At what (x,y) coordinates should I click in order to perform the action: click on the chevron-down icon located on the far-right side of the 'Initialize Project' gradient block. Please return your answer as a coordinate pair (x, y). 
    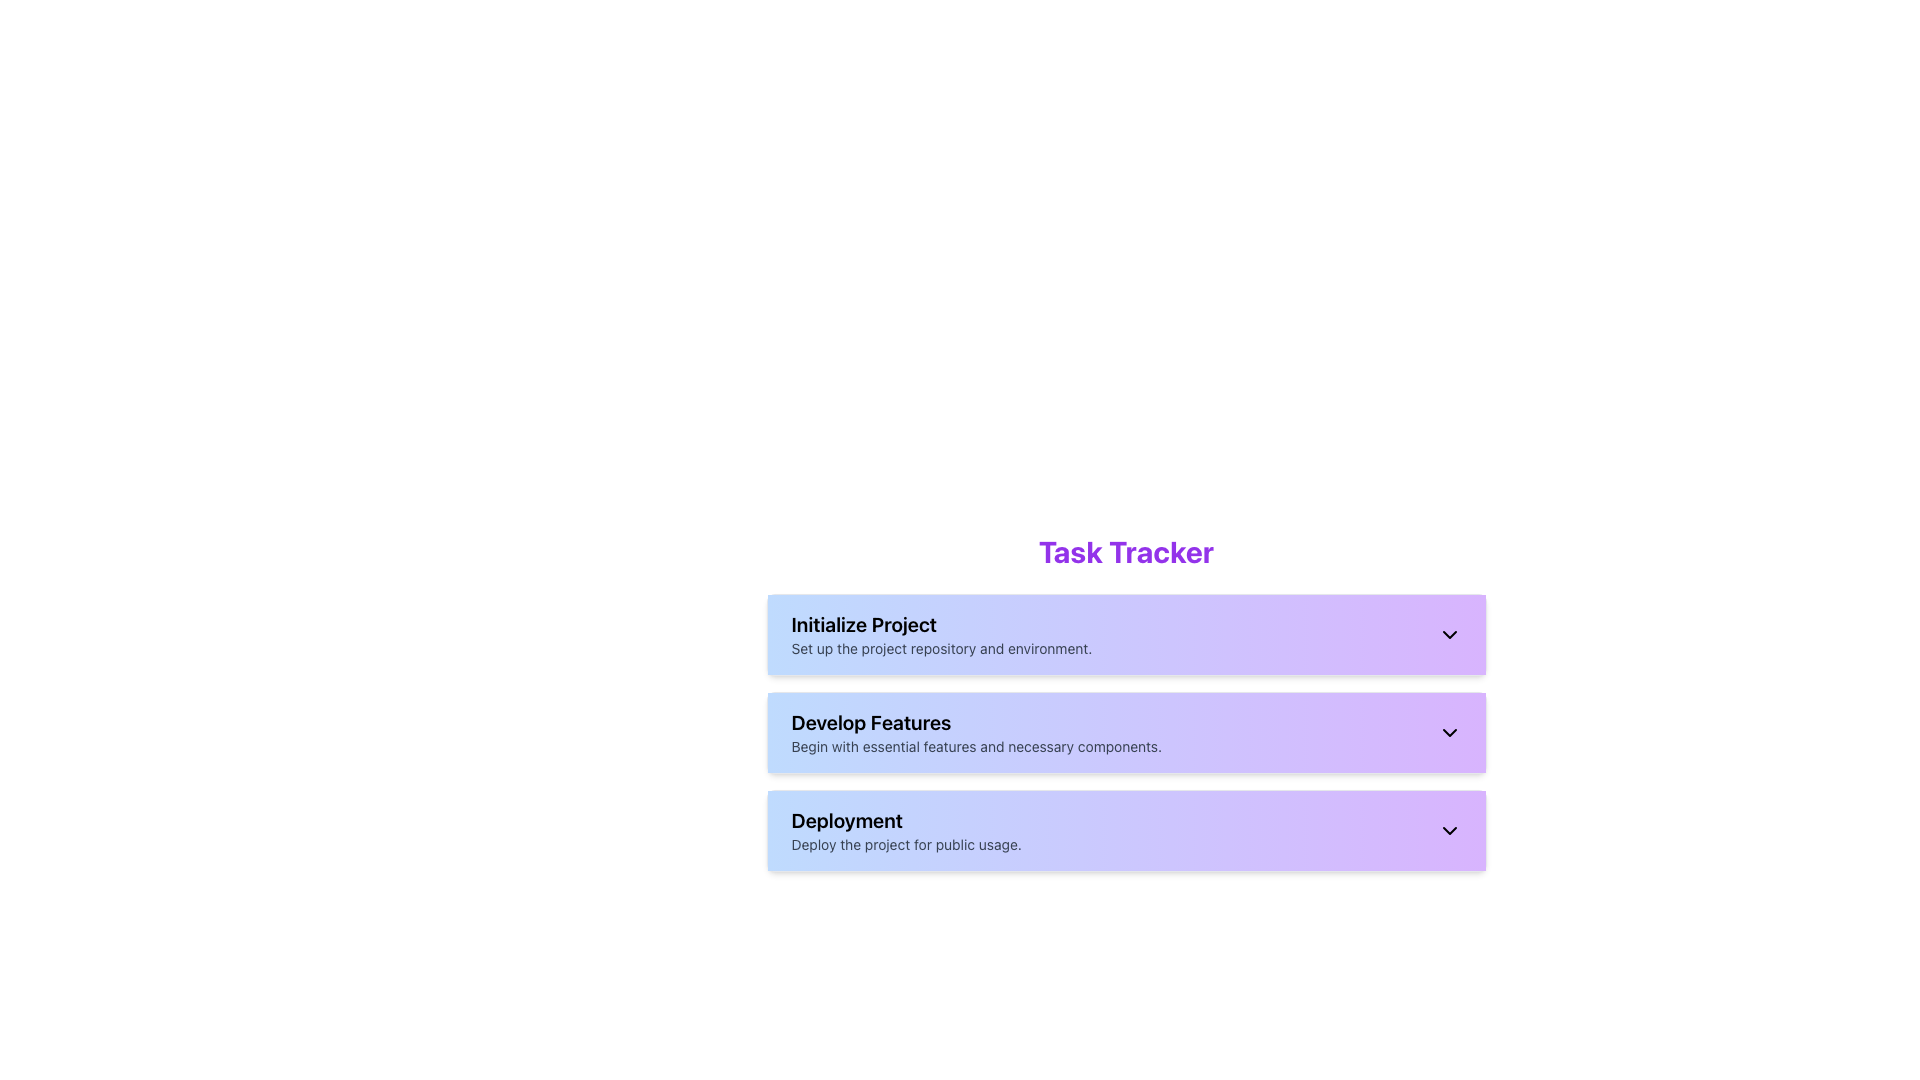
    Looking at the image, I should click on (1449, 635).